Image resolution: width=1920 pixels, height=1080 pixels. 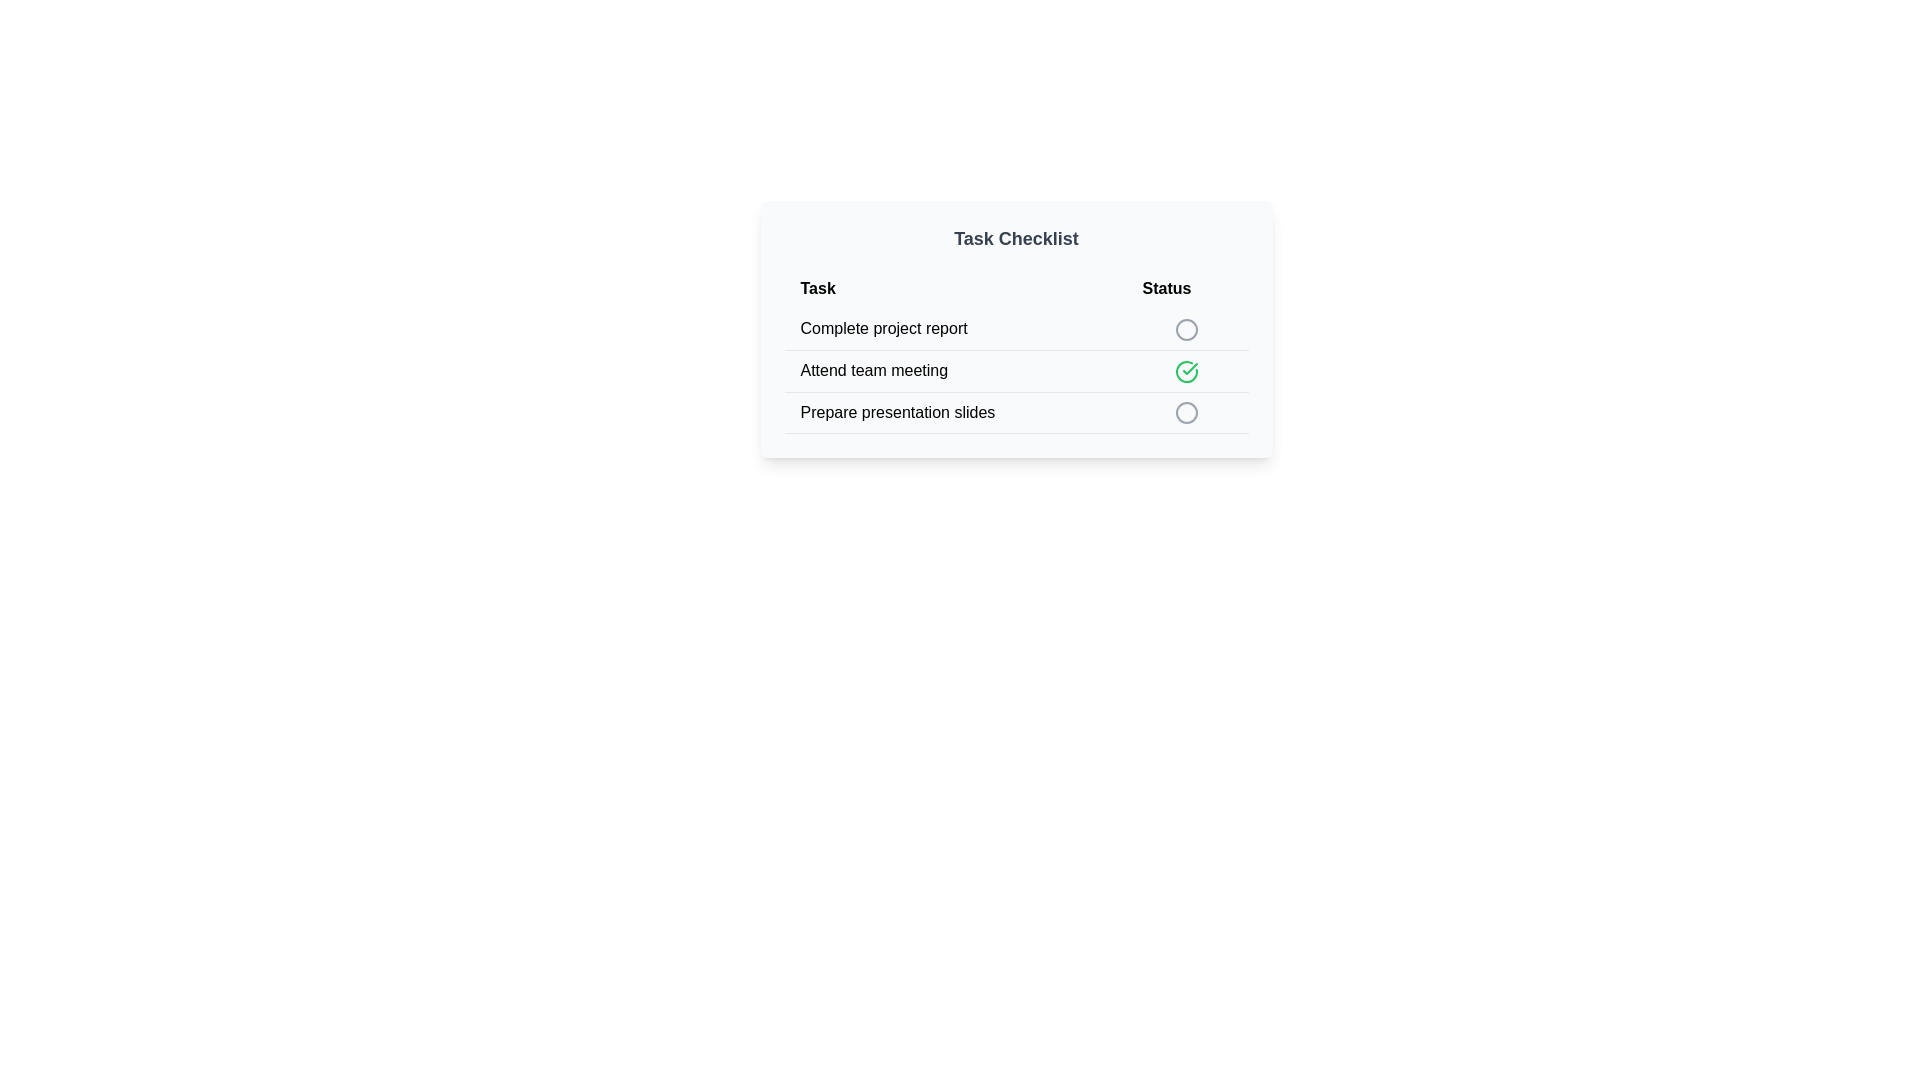 What do you see at coordinates (1187, 328) in the screenshot?
I see `the circular icon with a gray outline in the Status column of the task checklist for the task 'Complete project report'` at bounding box center [1187, 328].